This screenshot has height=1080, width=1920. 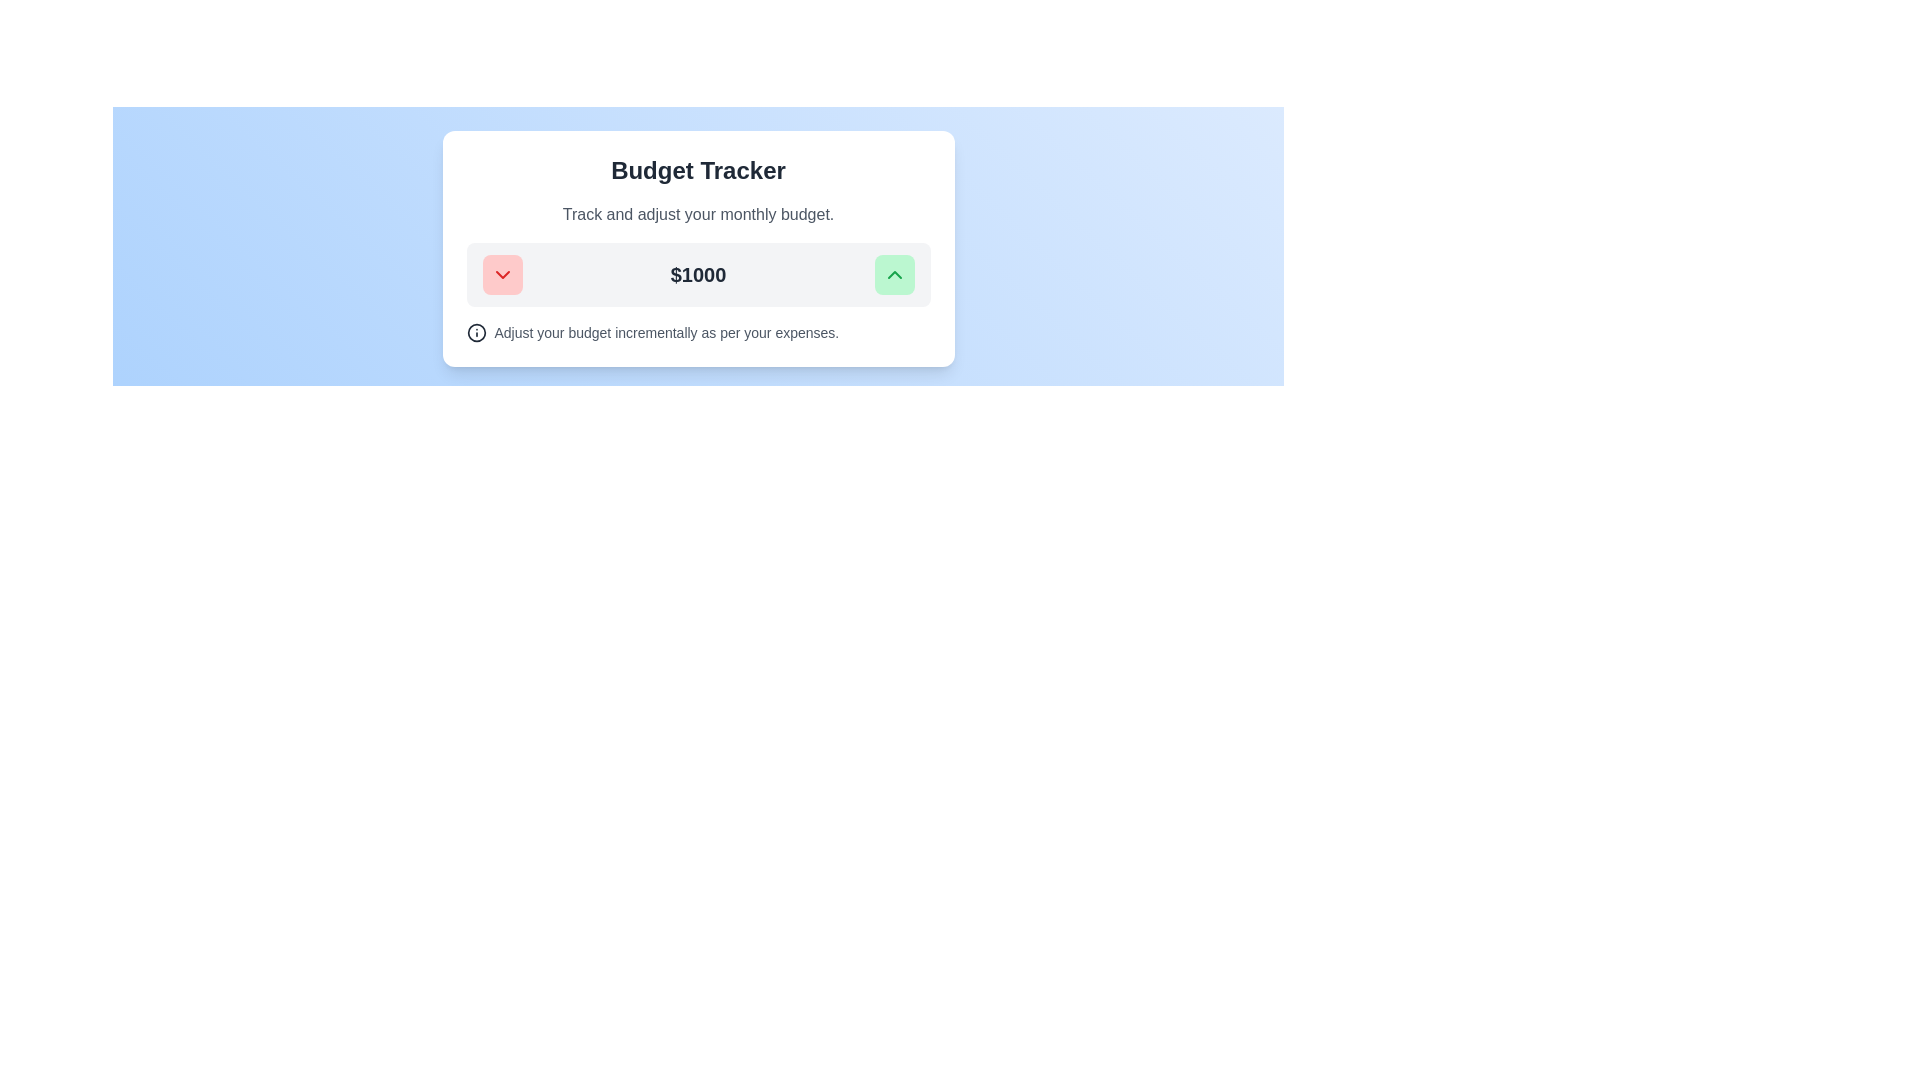 I want to click on the rounded rectangular button with a green arrow icon located to the far right of the '$1000' text, so click(x=893, y=274).